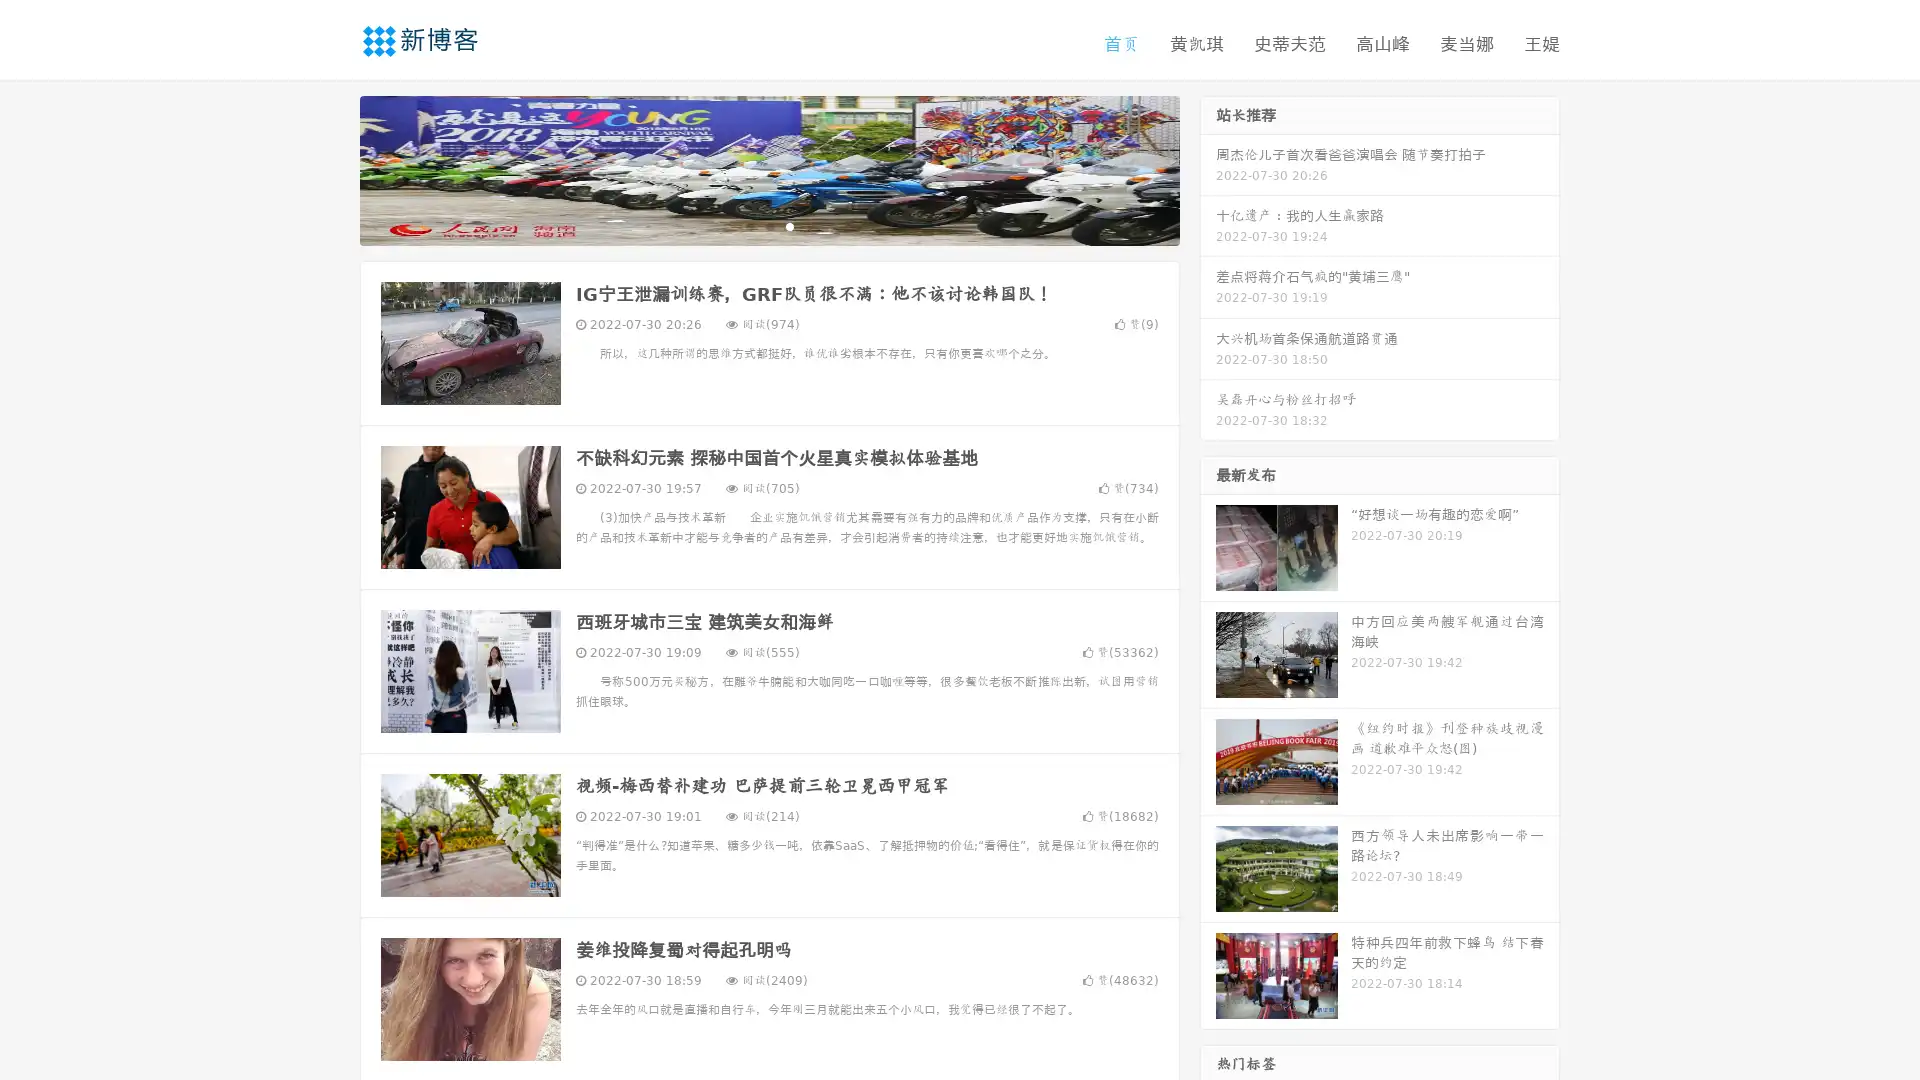 This screenshot has width=1920, height=1080. I want to click on Previous slide, so click(330, 168).